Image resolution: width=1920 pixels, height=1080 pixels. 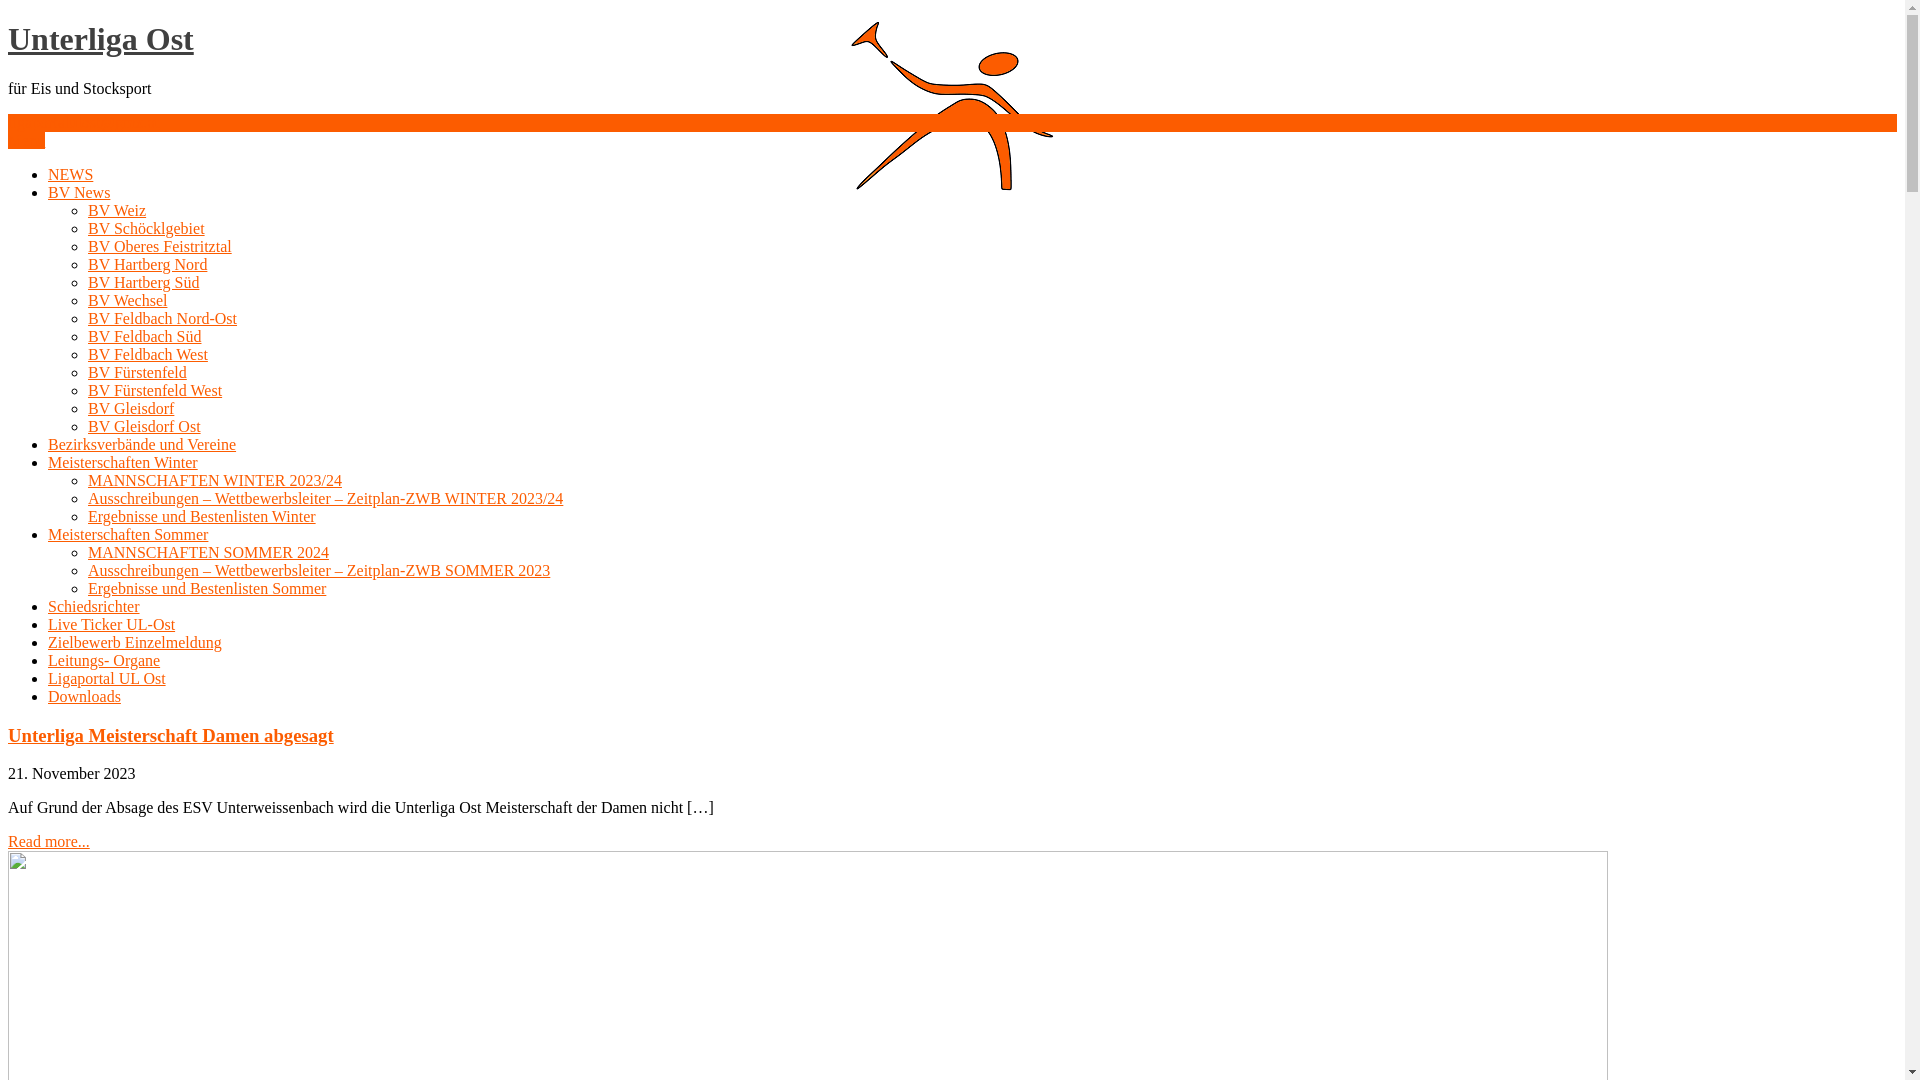 I want to click on 'Downloads', so click(x=83, y=695).